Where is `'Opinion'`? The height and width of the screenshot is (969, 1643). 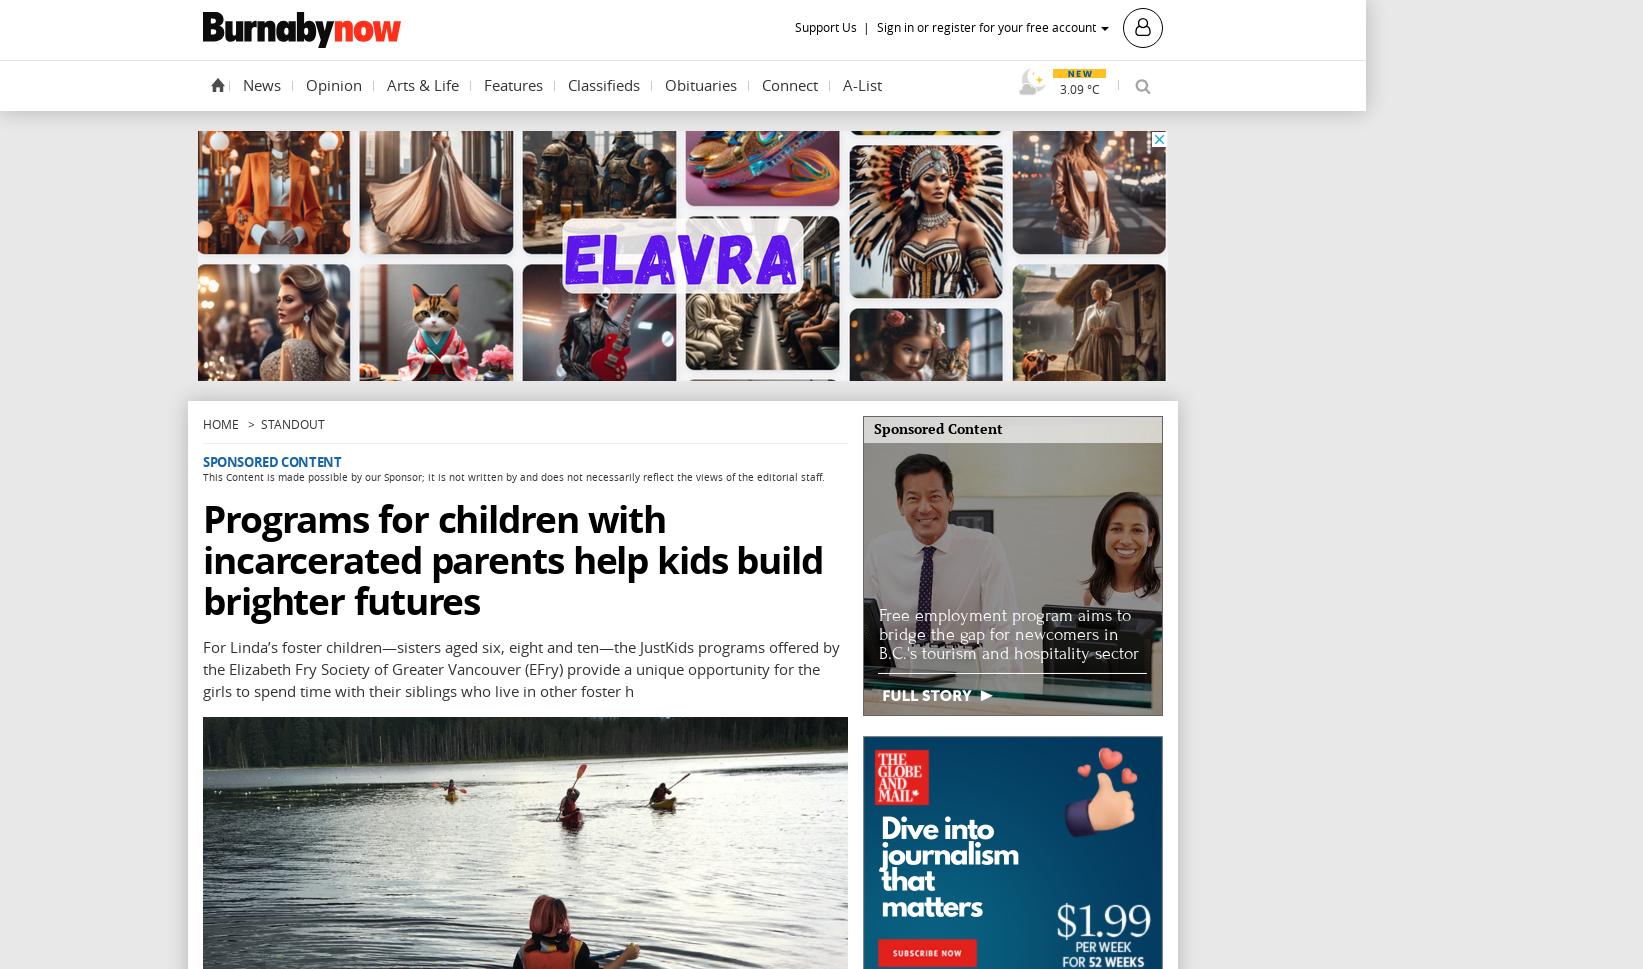
'Opinion' is located at coordinates (333, 83).